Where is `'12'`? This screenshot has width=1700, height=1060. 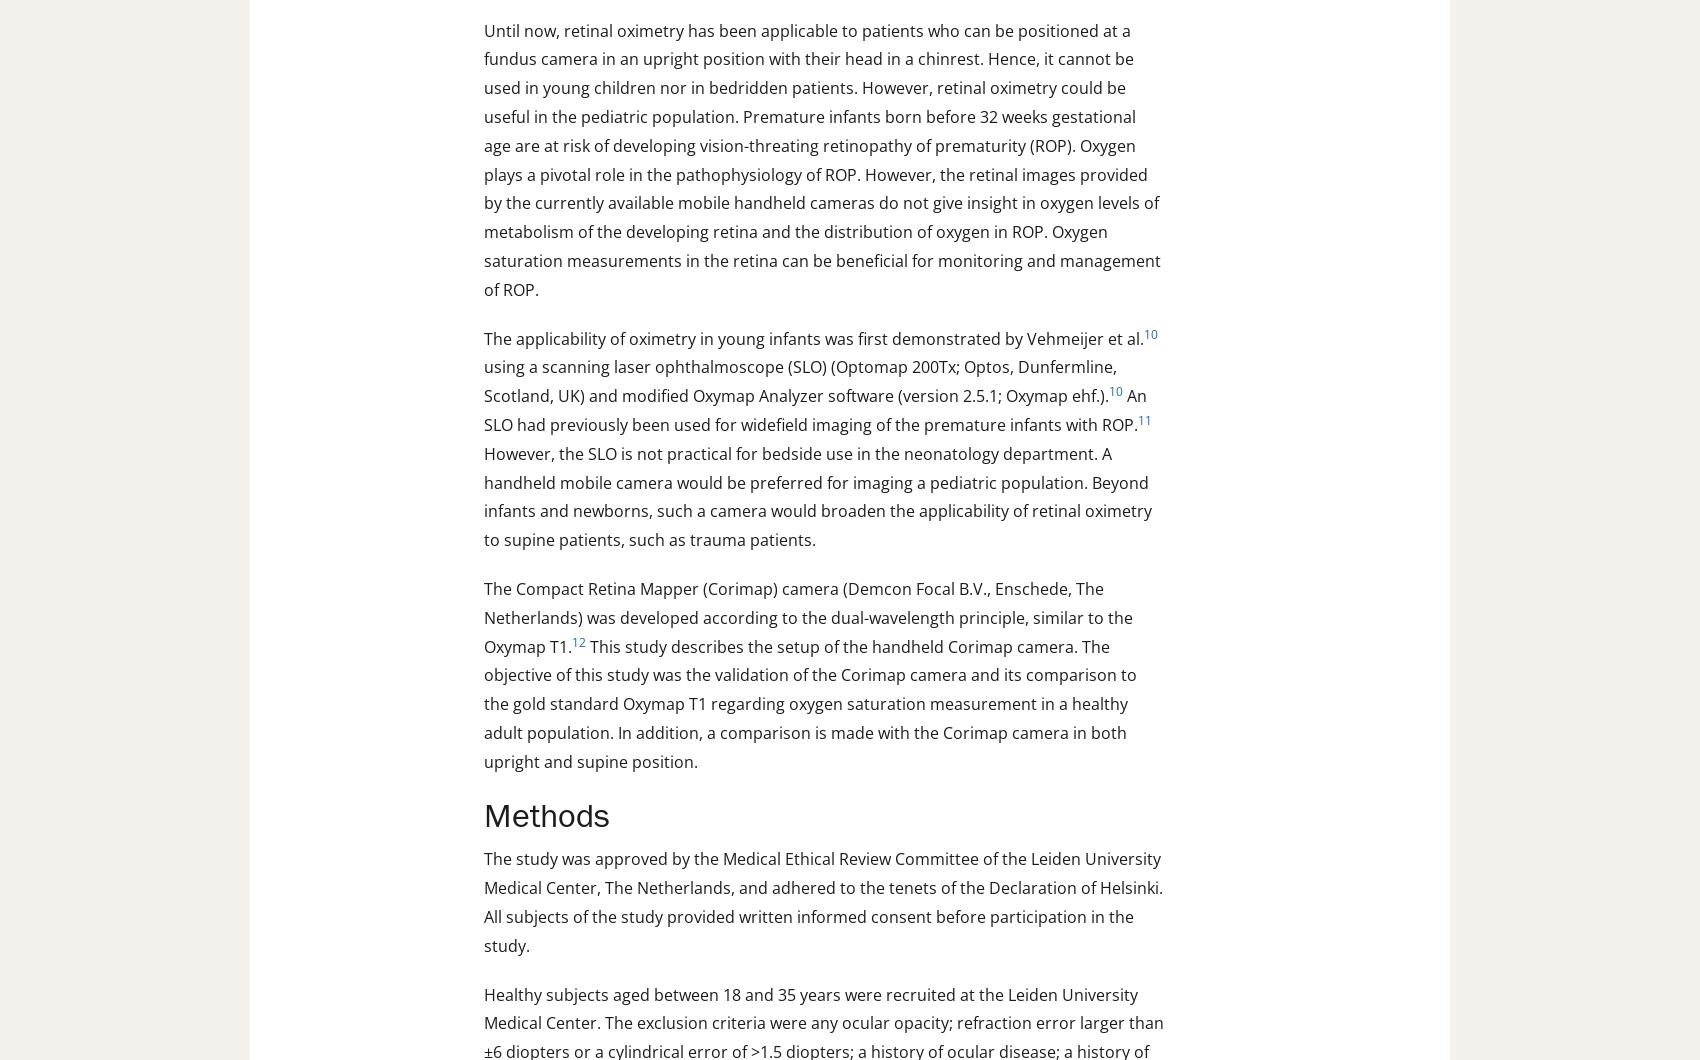
'12' is located at coordinates (578, 641).